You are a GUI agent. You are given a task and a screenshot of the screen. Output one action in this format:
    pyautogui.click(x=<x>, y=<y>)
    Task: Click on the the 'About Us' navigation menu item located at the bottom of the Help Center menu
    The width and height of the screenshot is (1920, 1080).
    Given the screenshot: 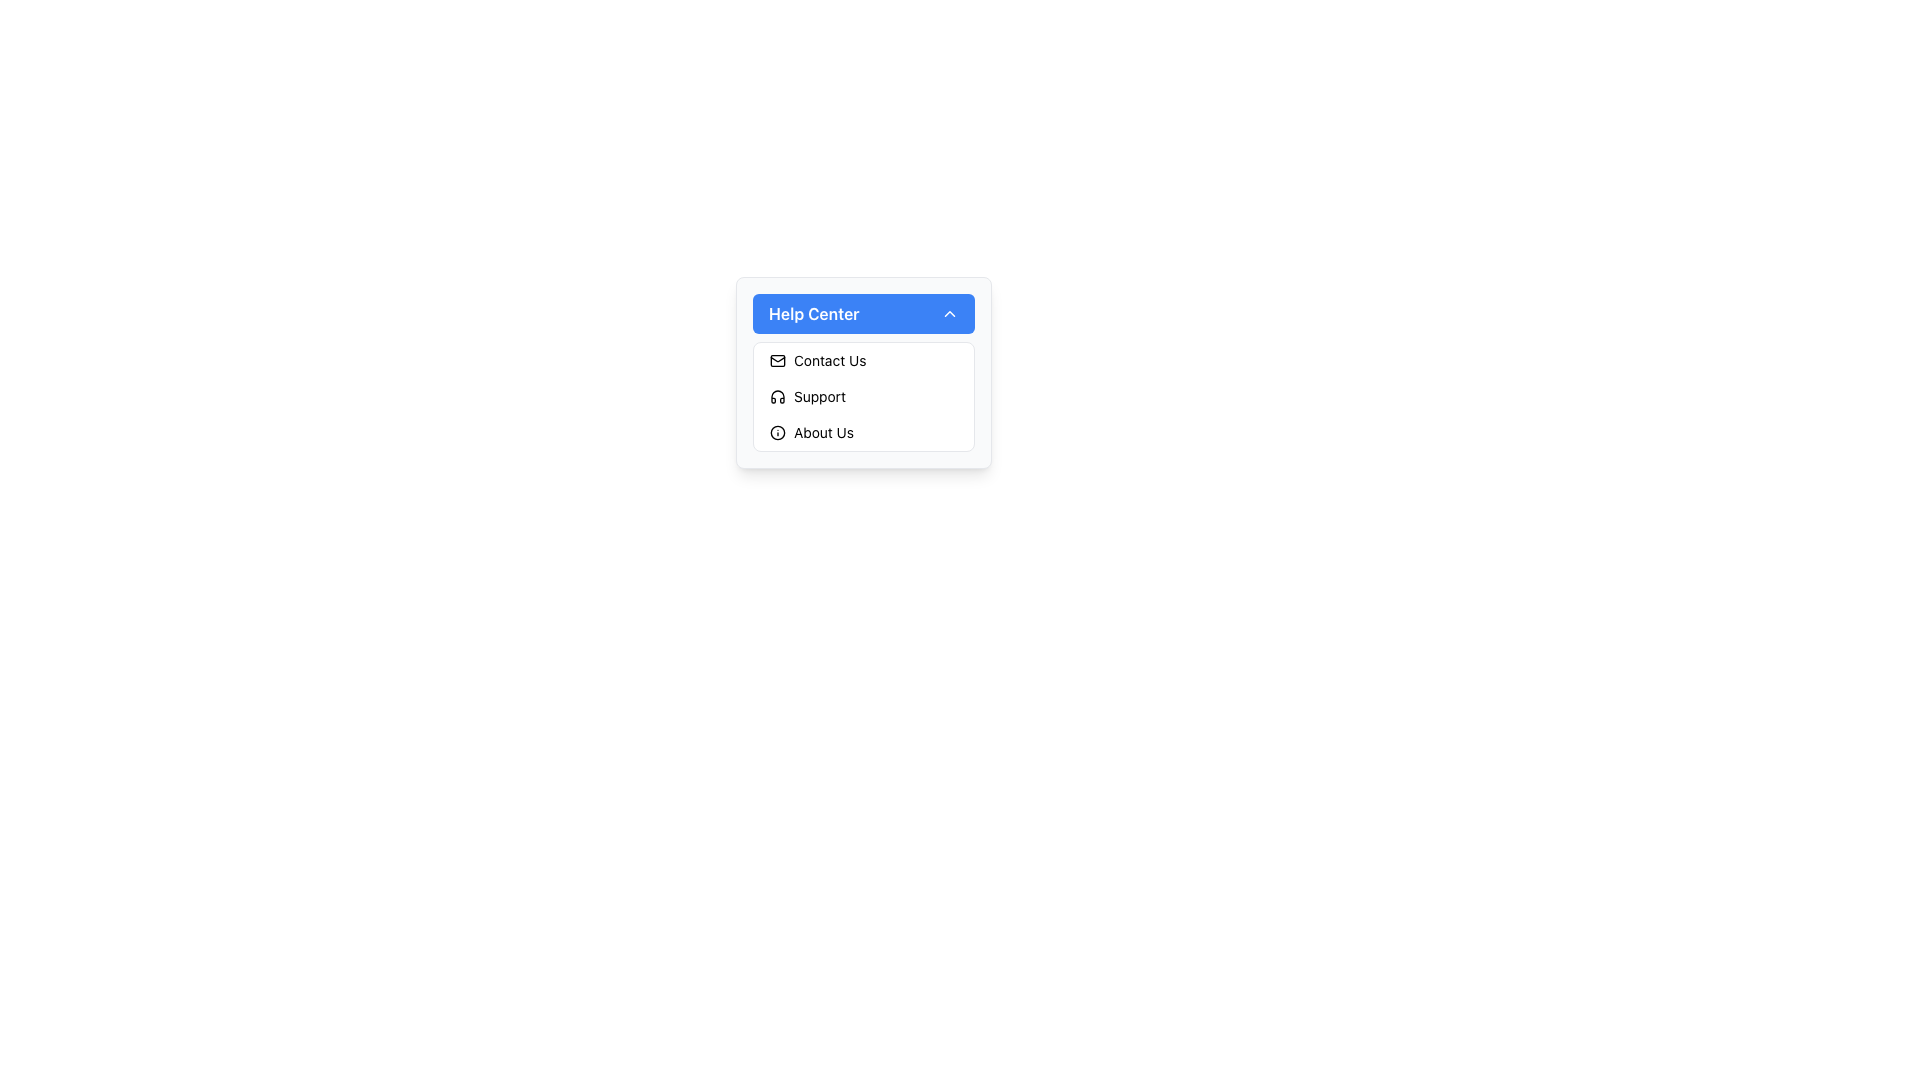 What is the action you would take?
    pyautogui.click(x=864, y=431)
    